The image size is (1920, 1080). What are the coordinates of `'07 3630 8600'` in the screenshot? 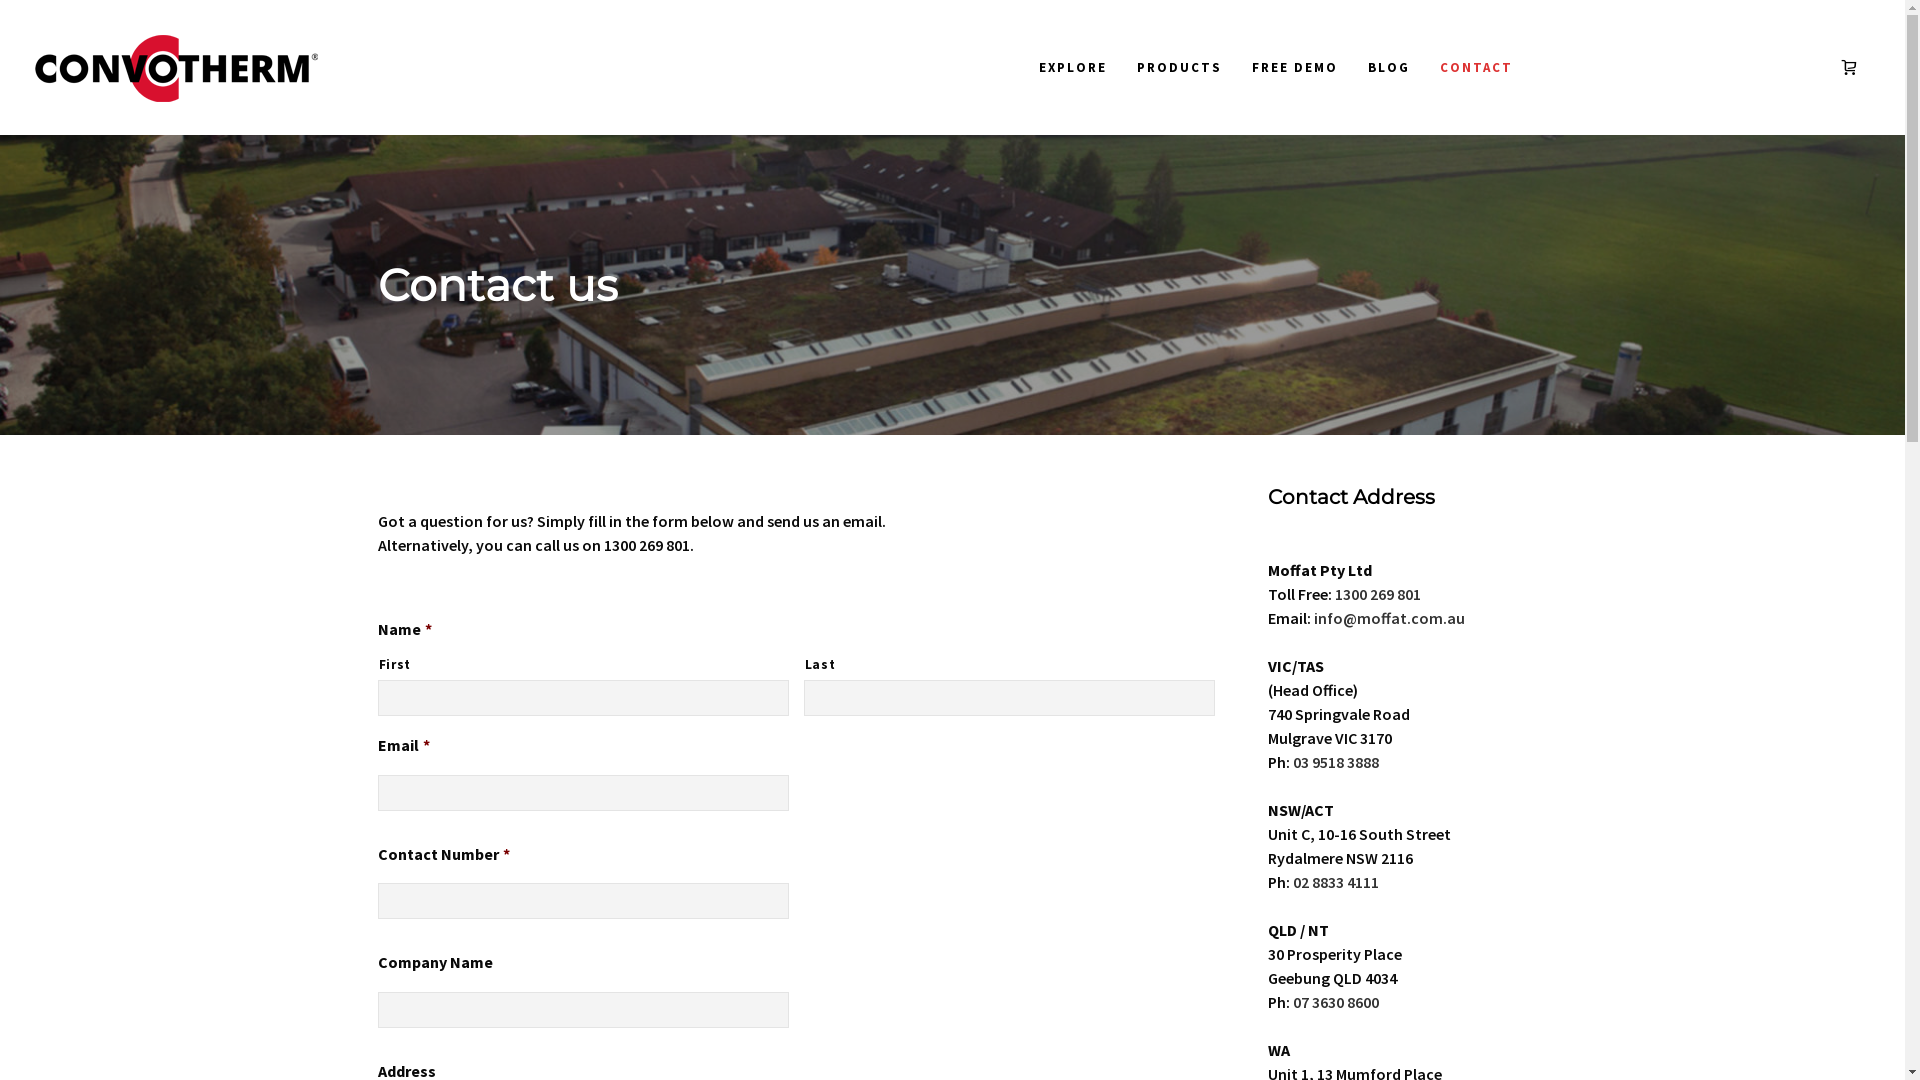 It's located at (1334, 1002).